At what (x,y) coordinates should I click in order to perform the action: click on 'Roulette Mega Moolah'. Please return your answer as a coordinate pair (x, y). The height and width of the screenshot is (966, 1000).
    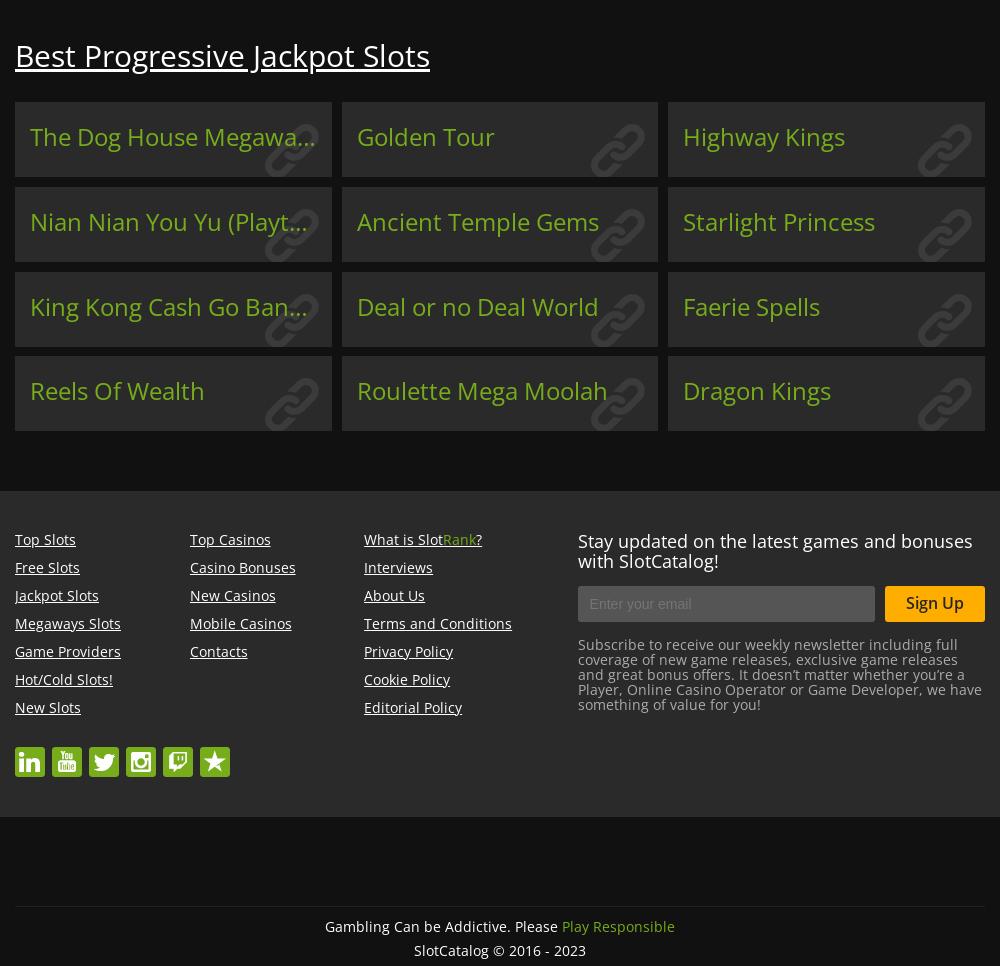
    Looking at the image, I should click on (480, 390).